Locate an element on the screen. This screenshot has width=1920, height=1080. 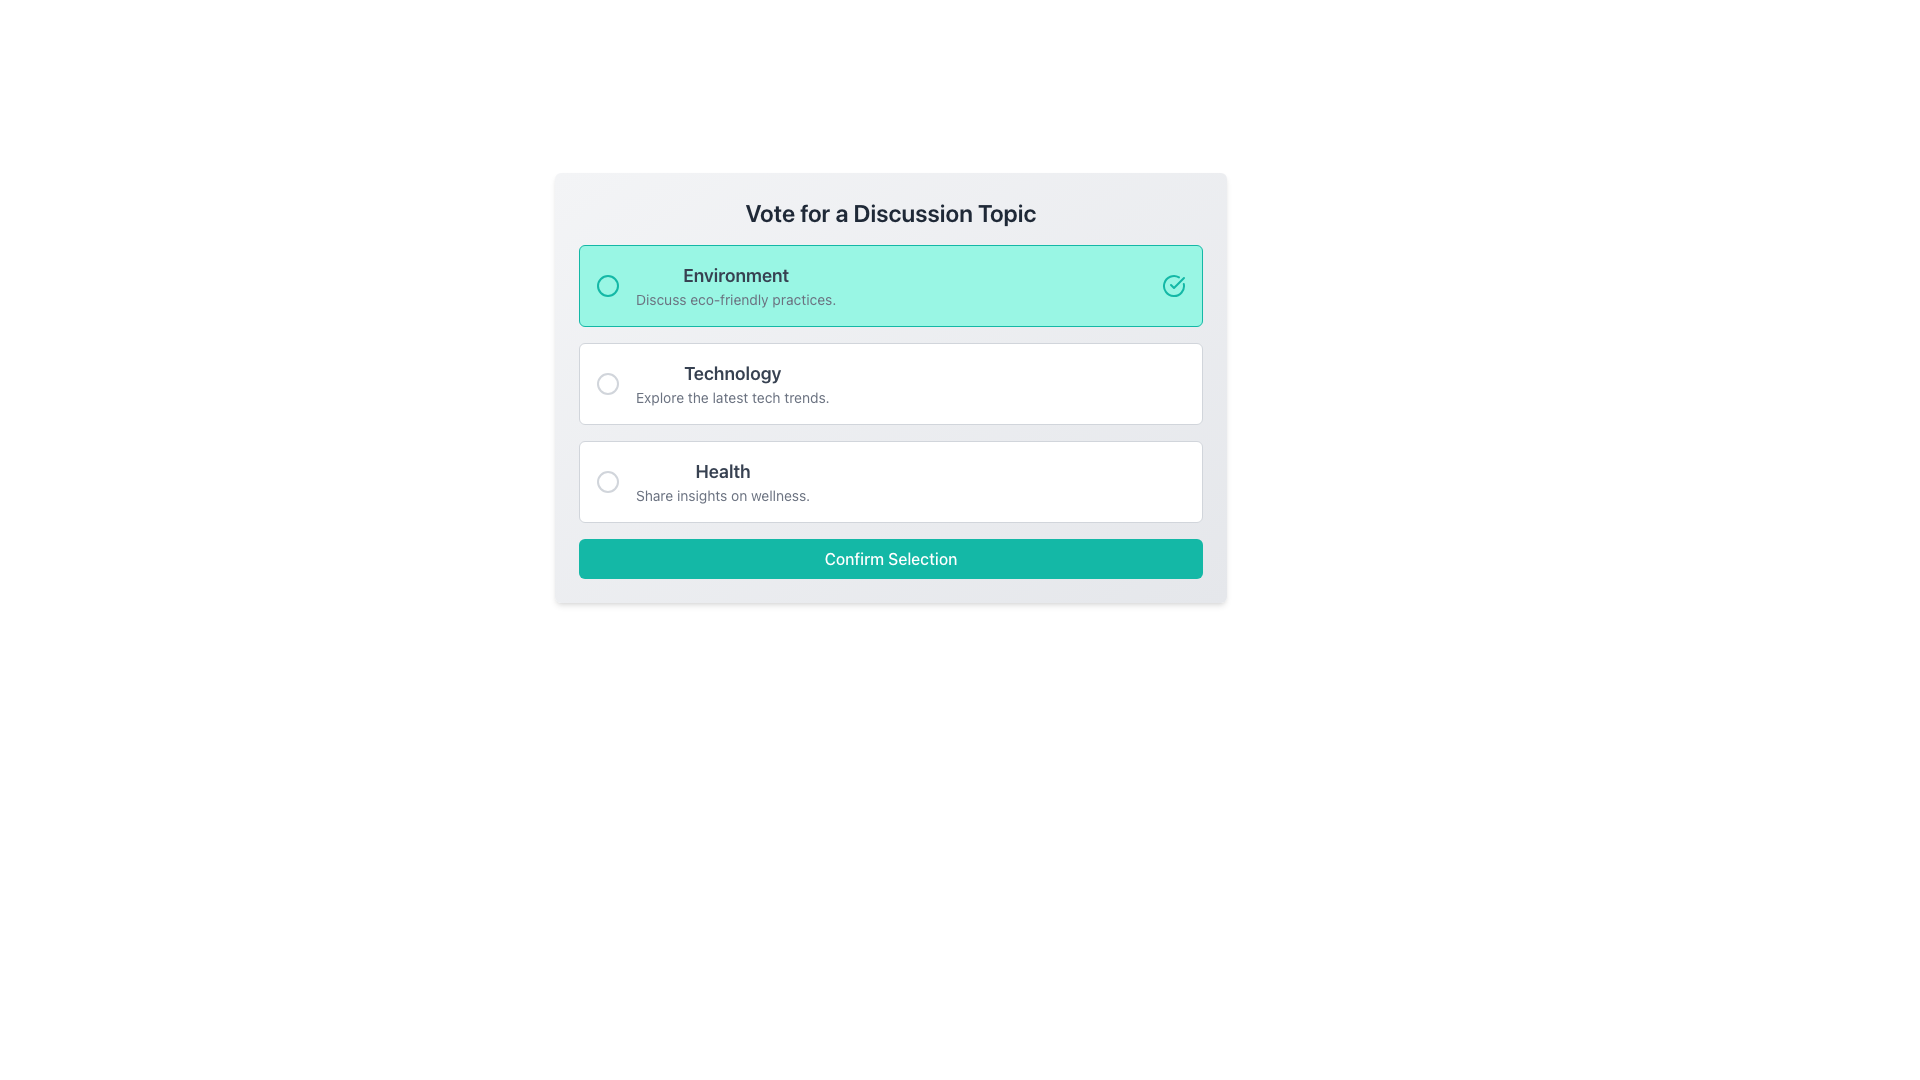
the text component displaying 'Discuss eco-friendly practices.' styled in gray, located within the turquoise card labeled 'Environment', which is positioned below the larger bold text 'Environment' is located at coordinates (735, 300).